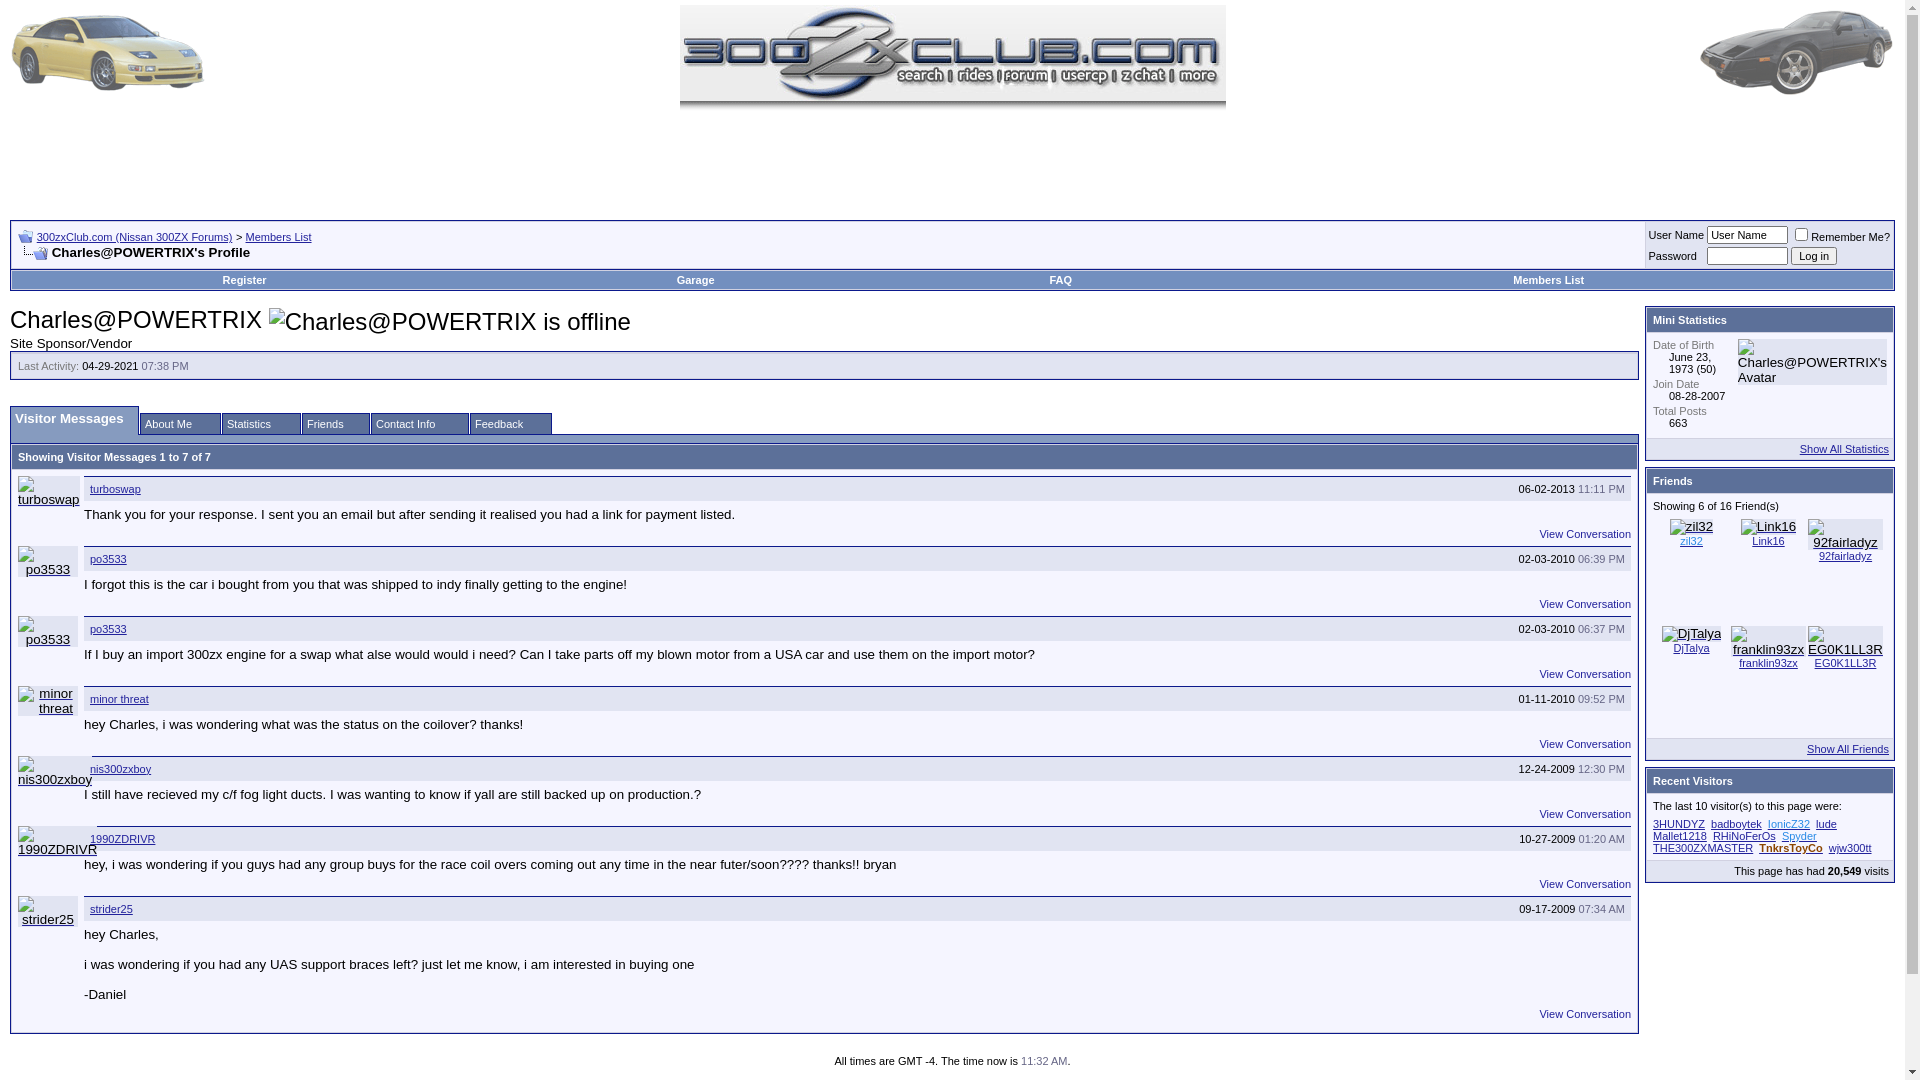 The image size is (1920, 1080). Describe the element at coordinates (1652, 836) in the screenshot. I see `'Mallet1218'` at that location.